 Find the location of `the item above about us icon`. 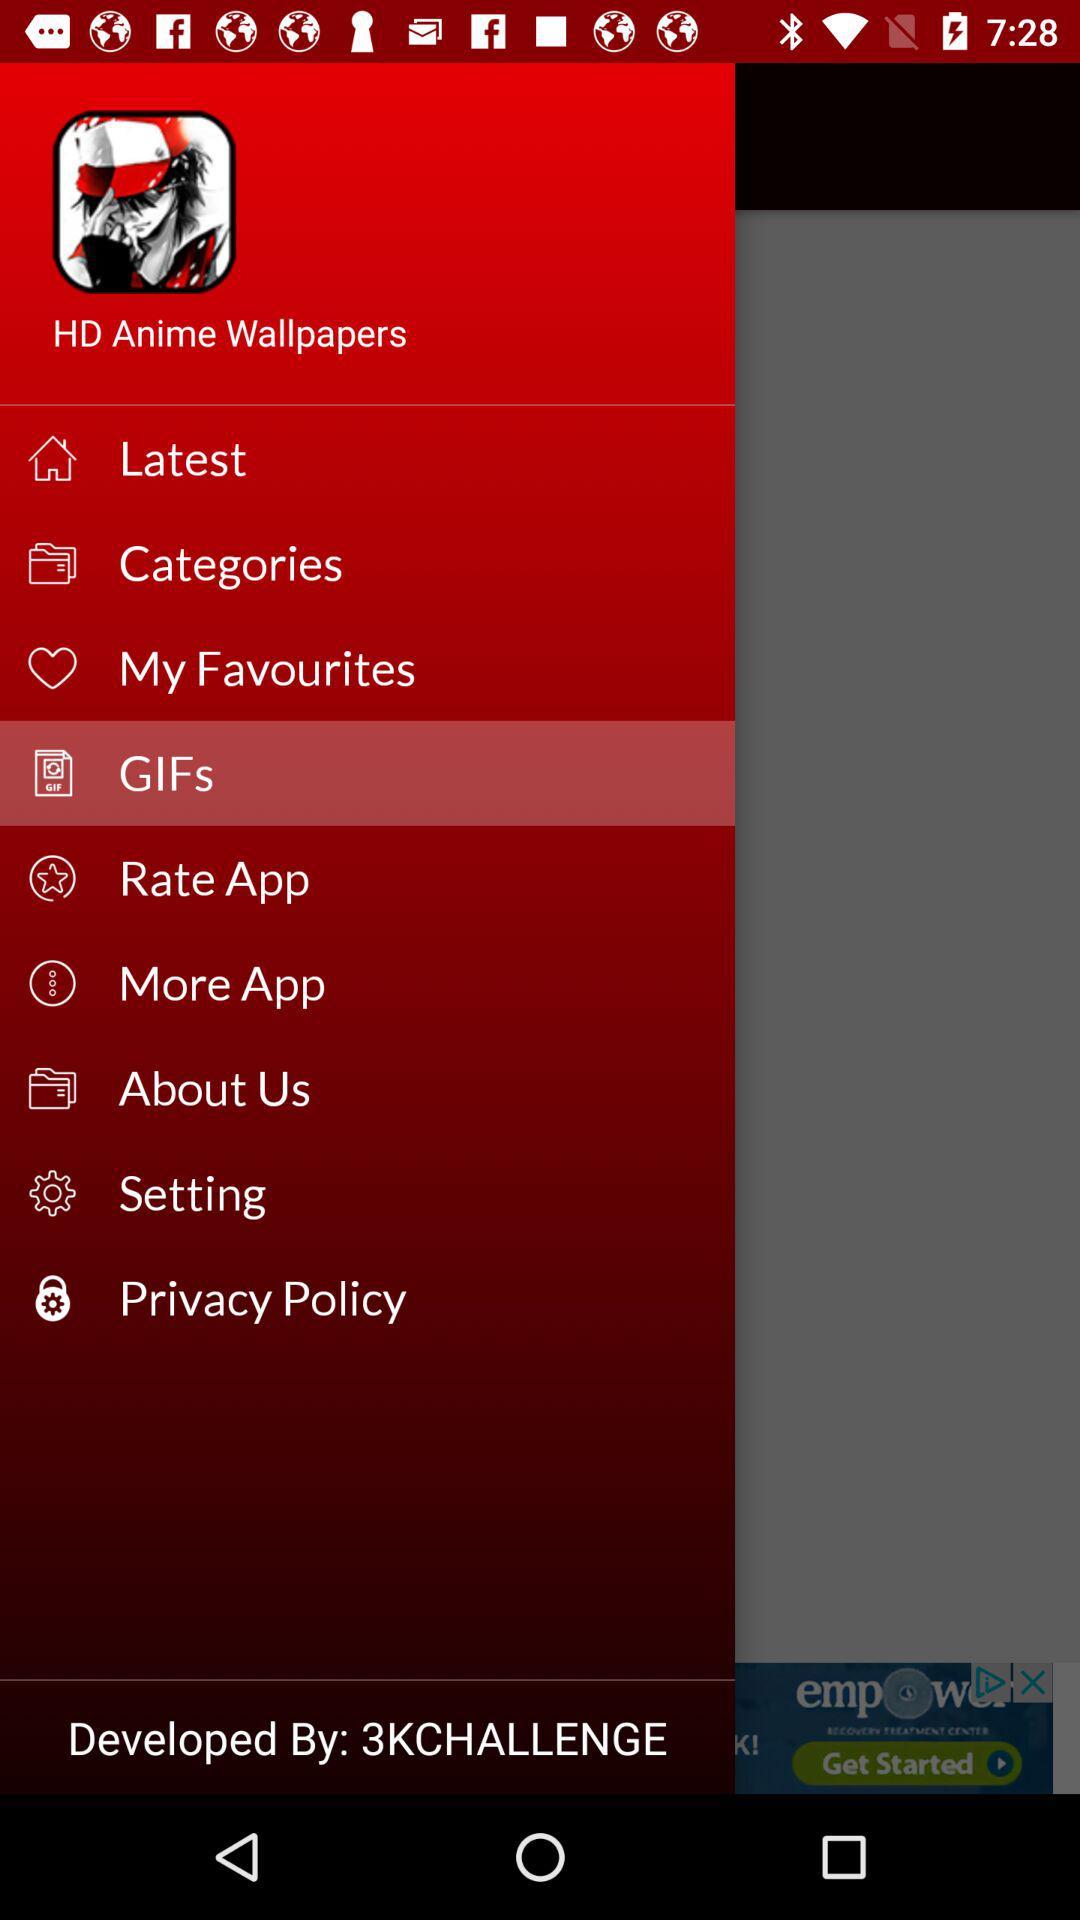

the item above about us icon is located at coordinates (412, 983).